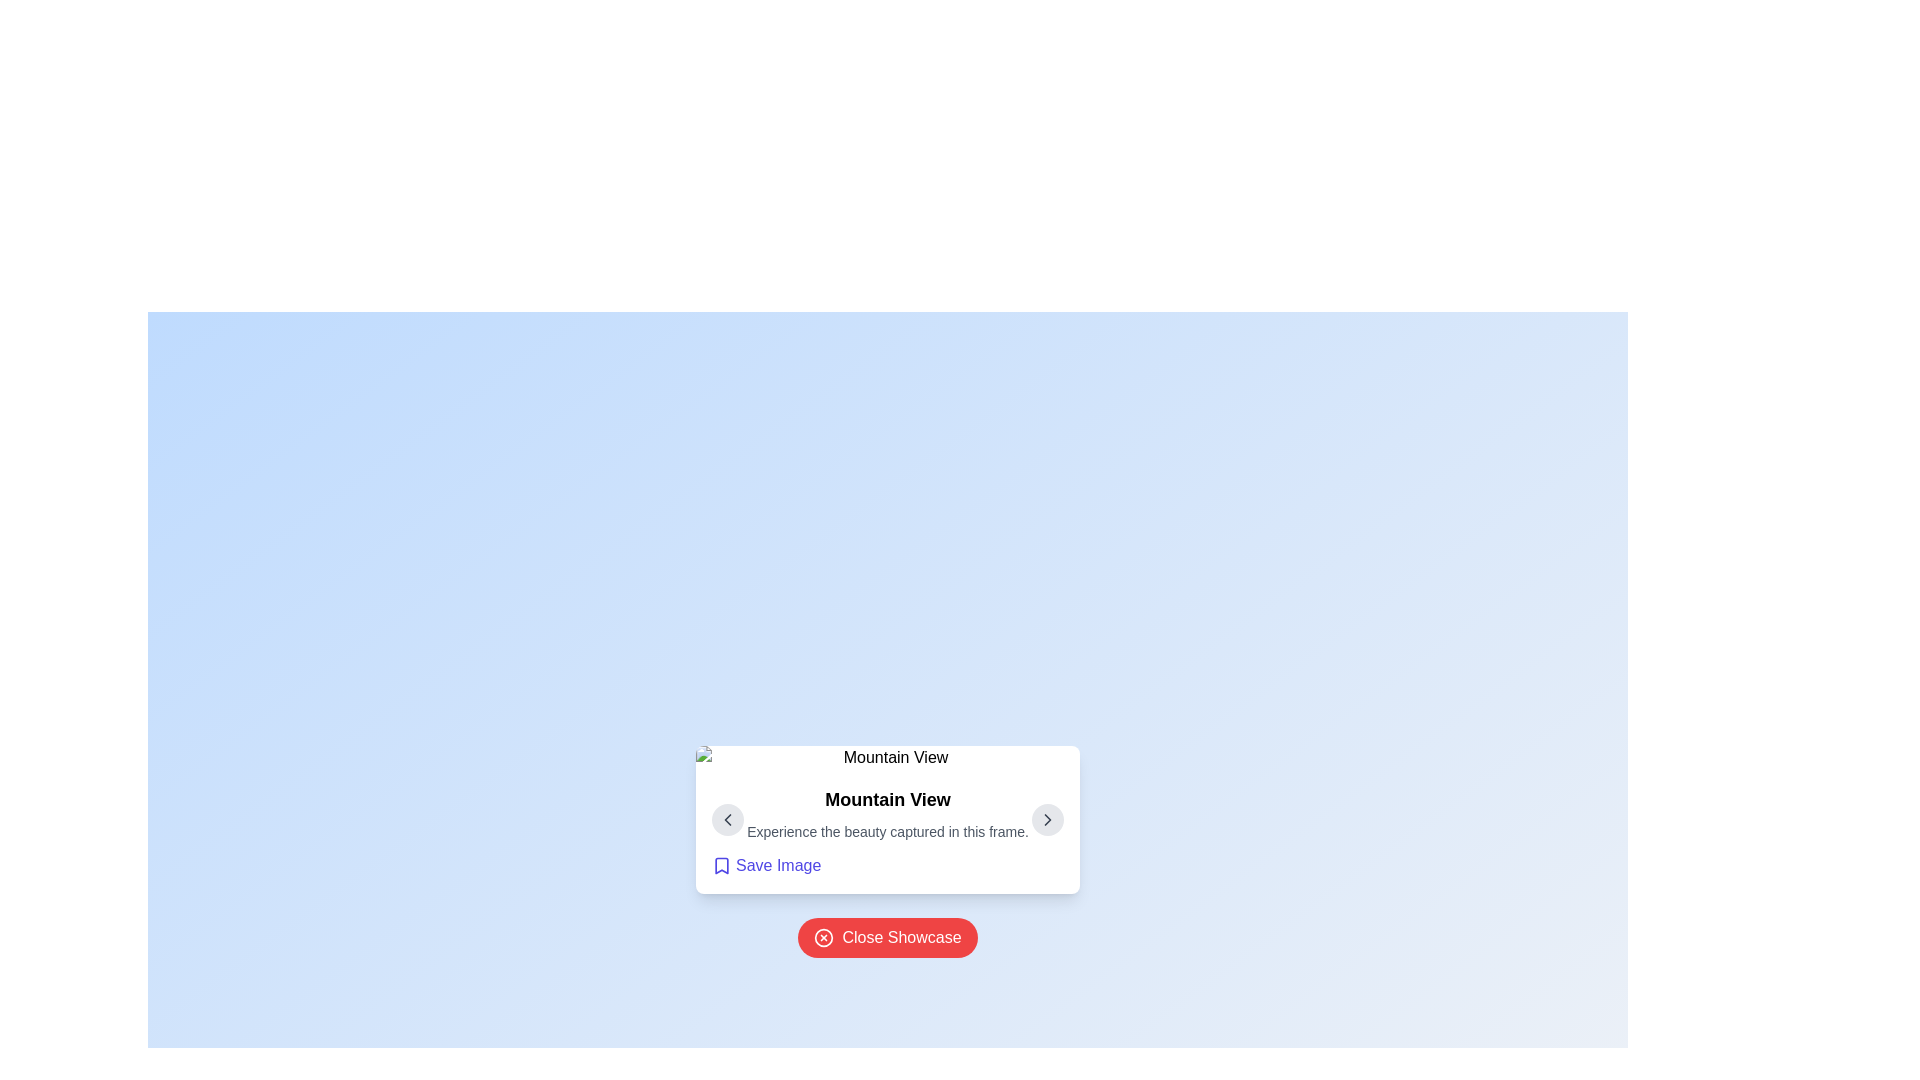  Describe the element at coordinates (887, 832) in the screenshot. I see `descriptive text located in the informative card section about 'Mountain View', which is centrally aligned below an image` at that location.